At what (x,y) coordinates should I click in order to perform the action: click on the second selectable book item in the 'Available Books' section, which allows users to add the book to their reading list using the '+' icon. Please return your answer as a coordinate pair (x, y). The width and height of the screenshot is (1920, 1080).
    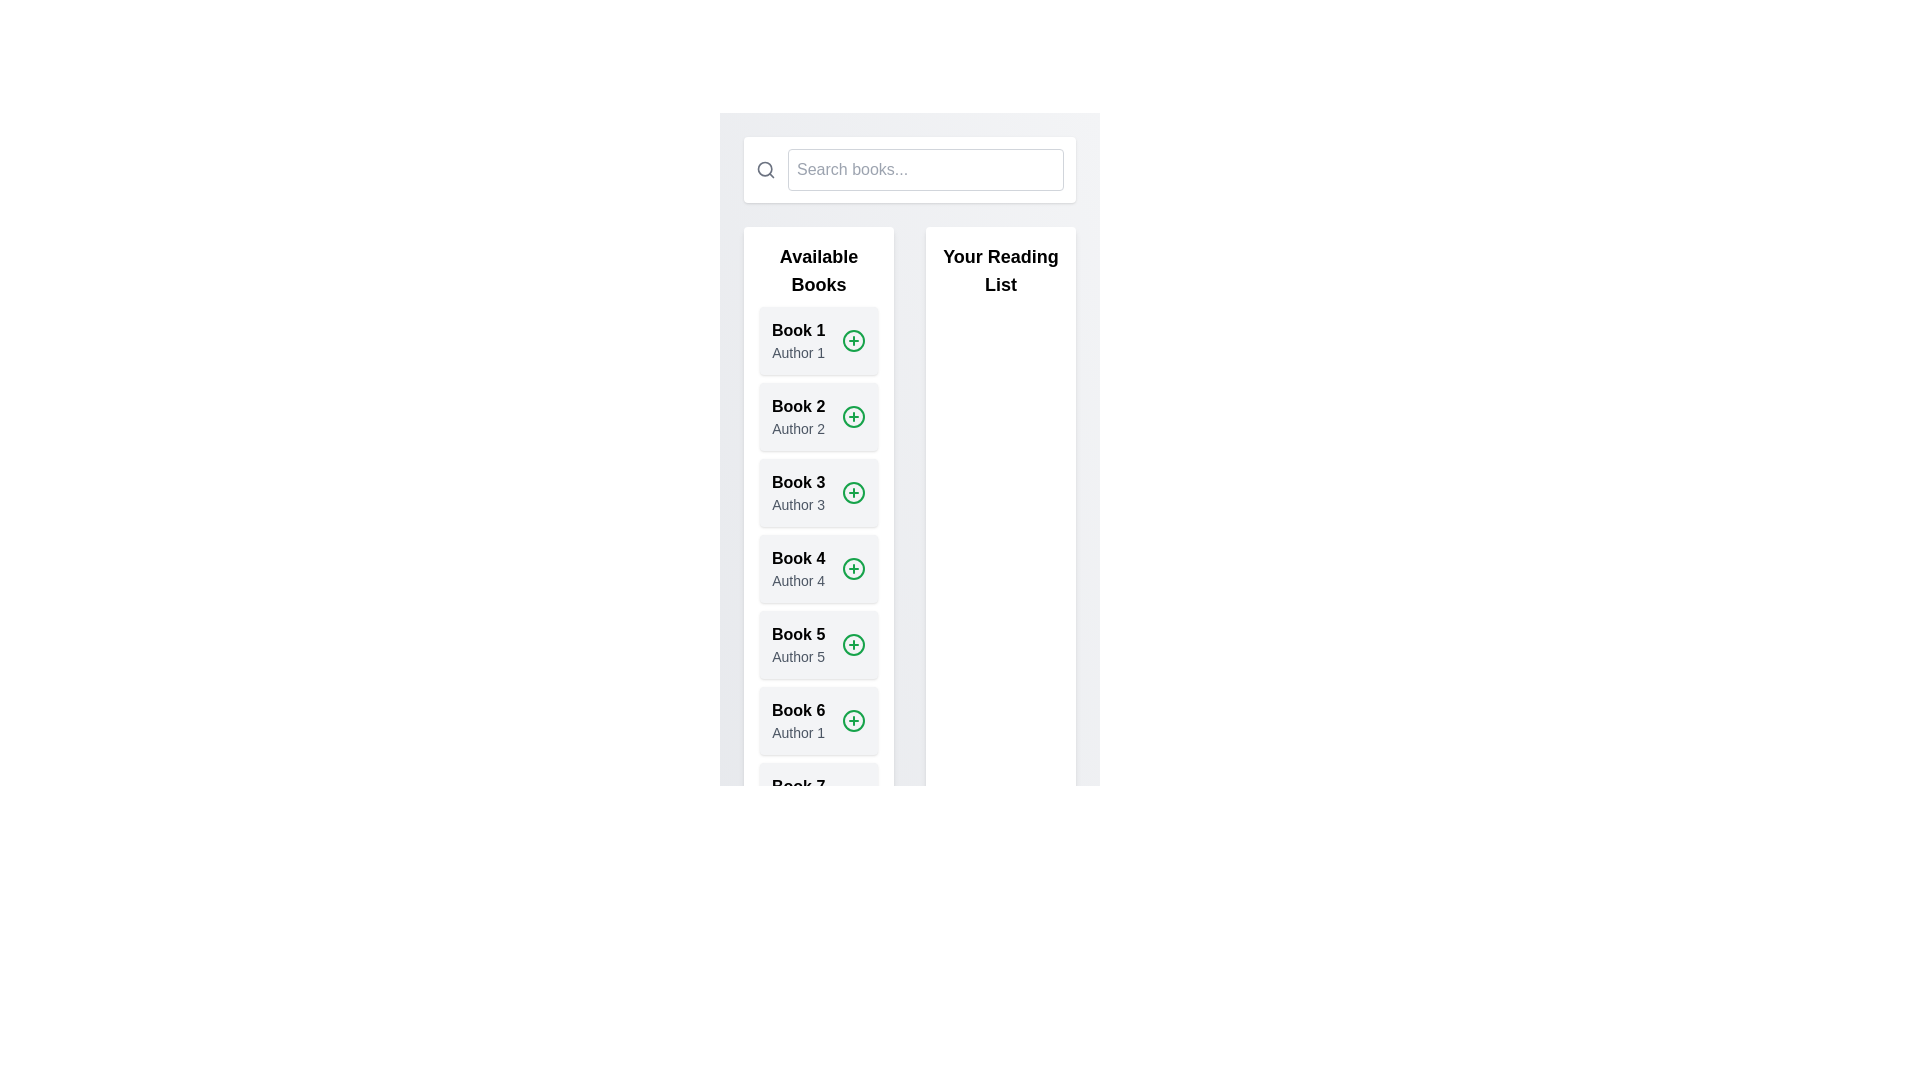
    Looking at the image, I should click on (819, 415).